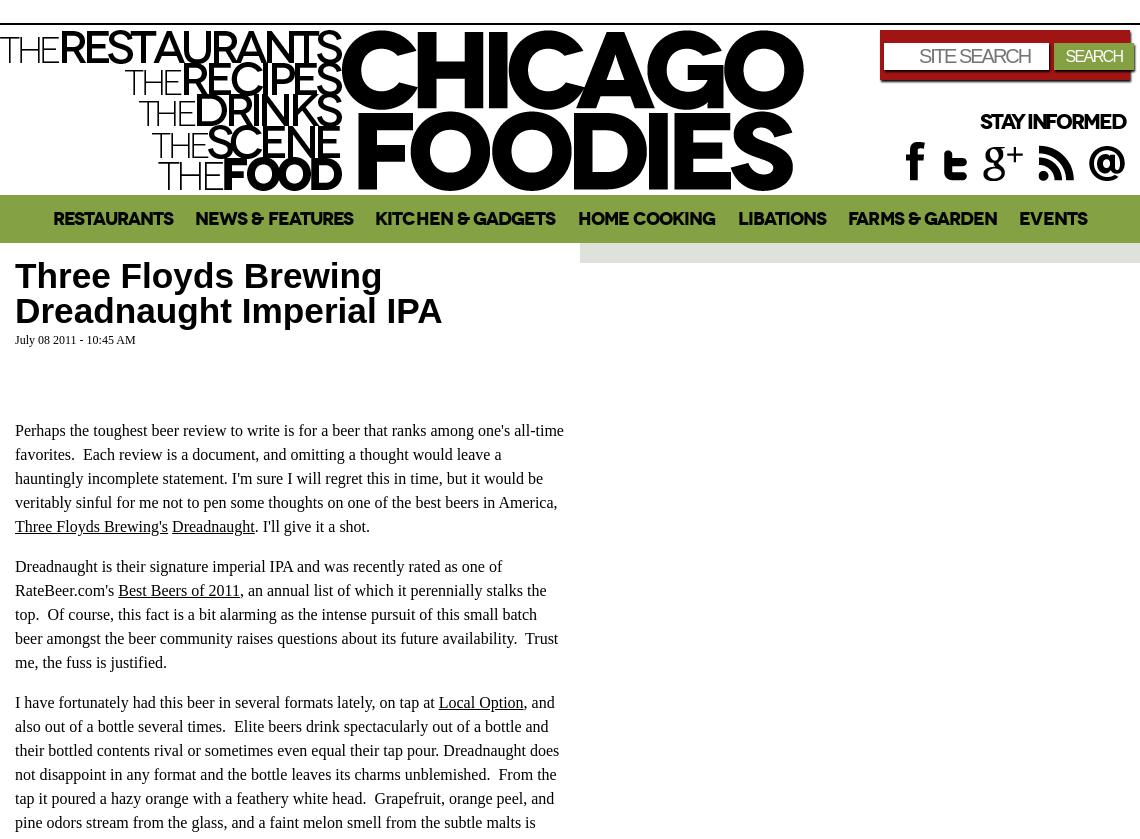 The width and height of the screenshot is (1140, 839). Describe the element at coordinates (273, 218) in the screenshot. I see `'News & Features'` at that location.